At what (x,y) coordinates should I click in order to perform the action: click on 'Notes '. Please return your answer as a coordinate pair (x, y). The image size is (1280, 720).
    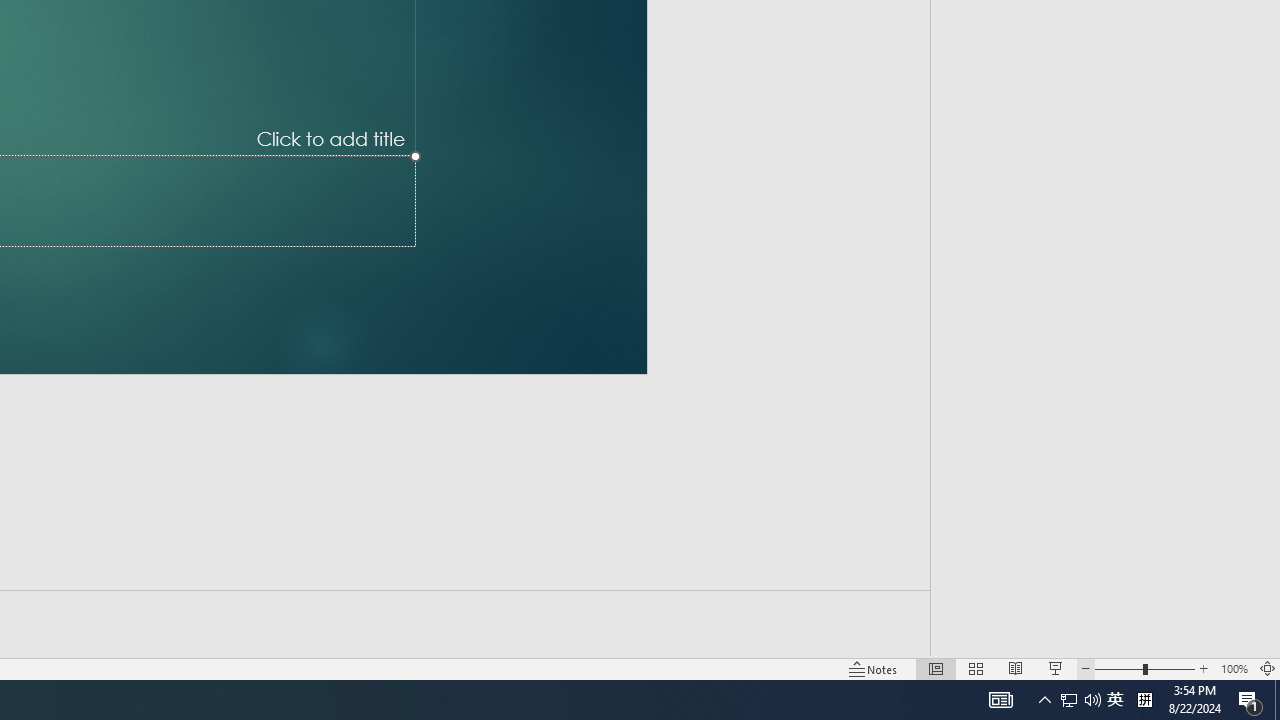
    Looking at the image, I should click on (874, 669).